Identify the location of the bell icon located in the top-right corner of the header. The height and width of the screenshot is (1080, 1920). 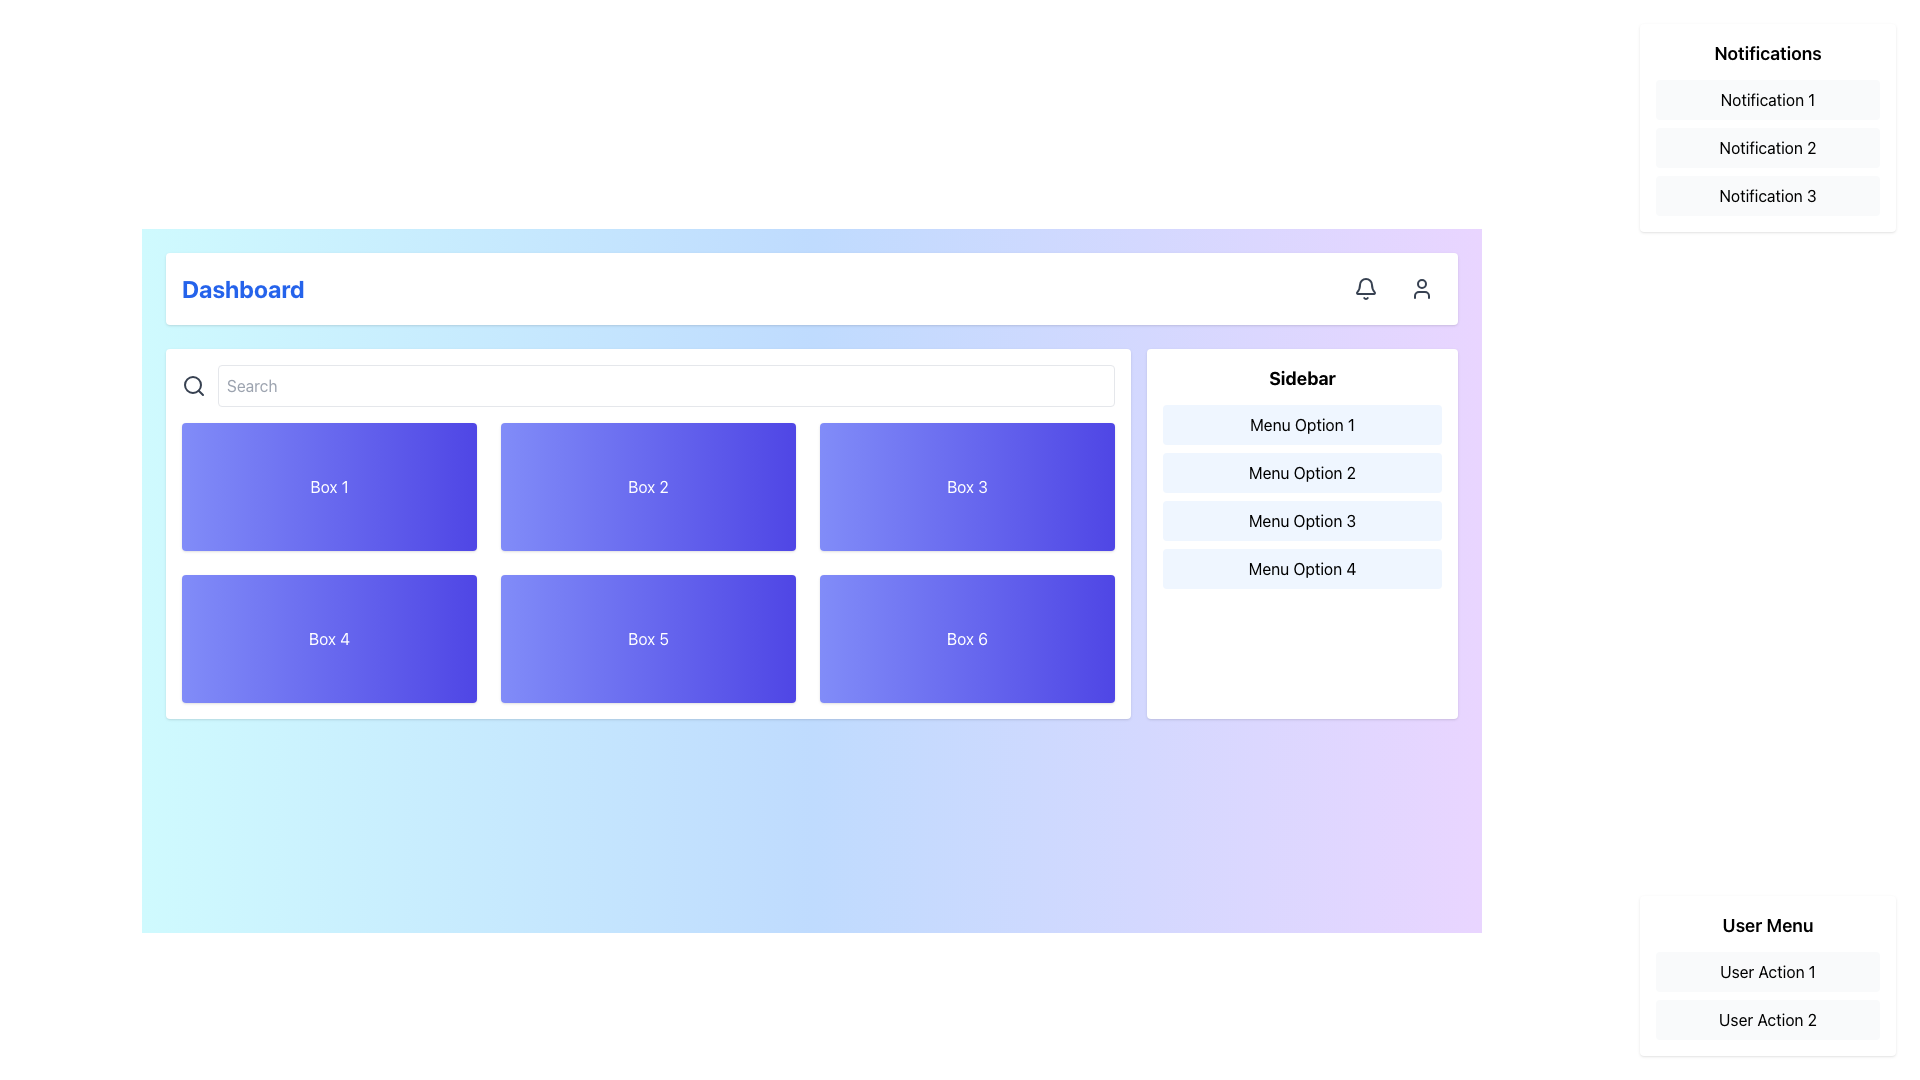
(1365, 289).